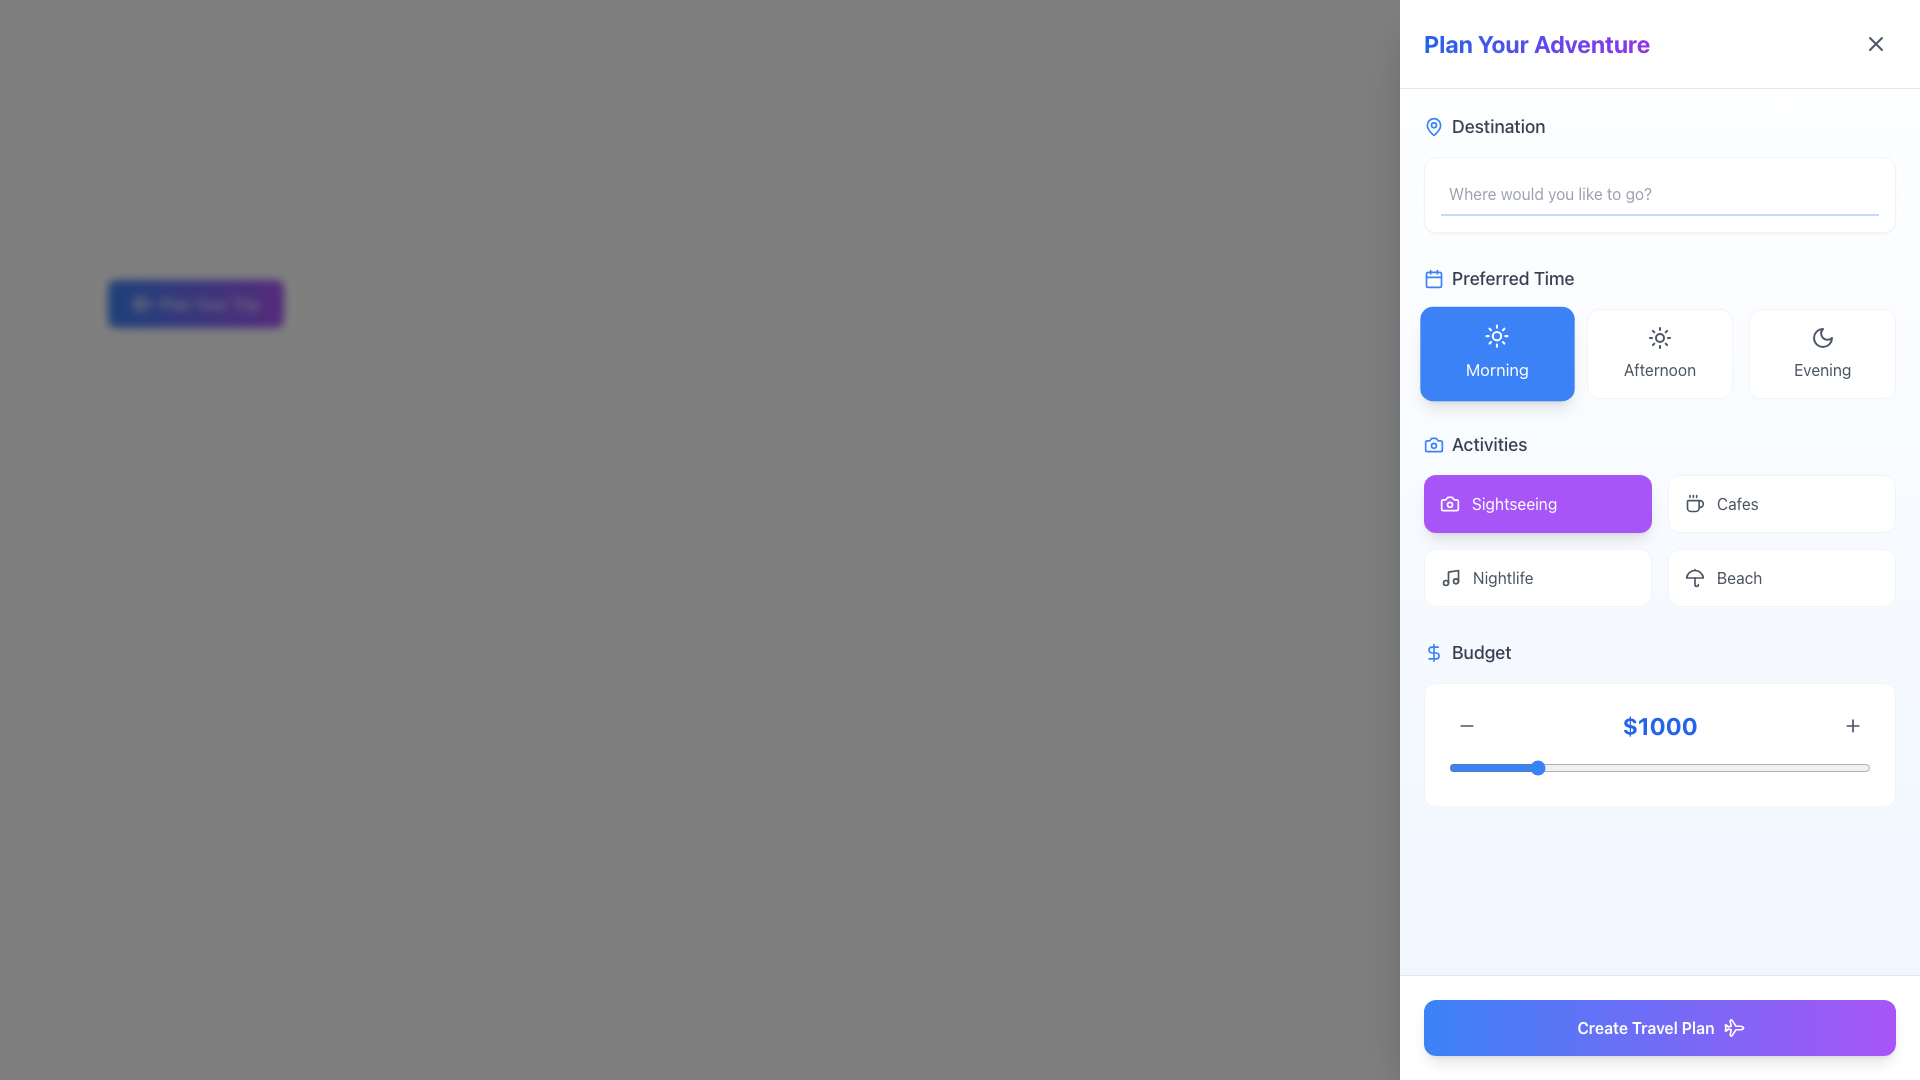 The height and width of the screenshot is (1080, 1920). Describe the element at coordinates (1833, 766) in the screenshot. I see `the budget value` at that location.